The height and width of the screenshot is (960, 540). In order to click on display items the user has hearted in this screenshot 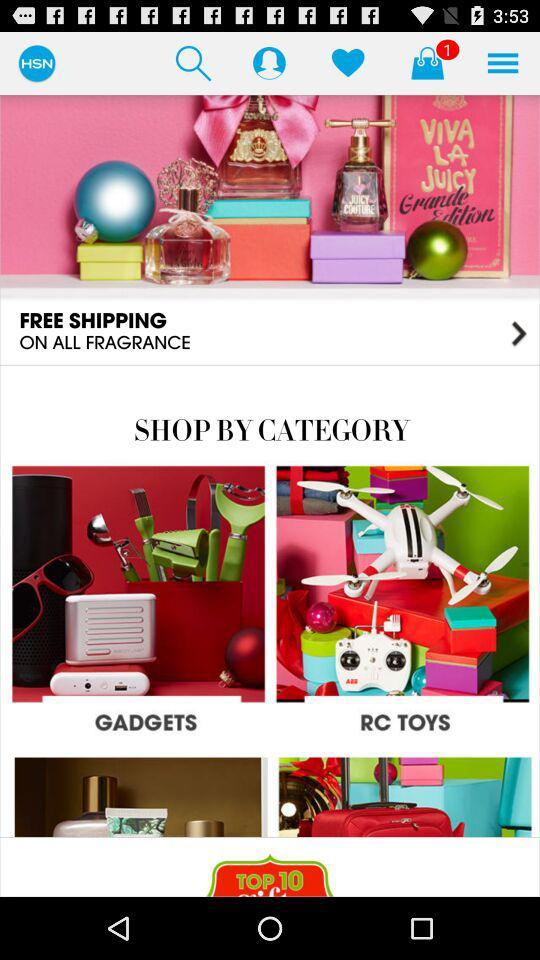, I will do `click(347, 62)`.